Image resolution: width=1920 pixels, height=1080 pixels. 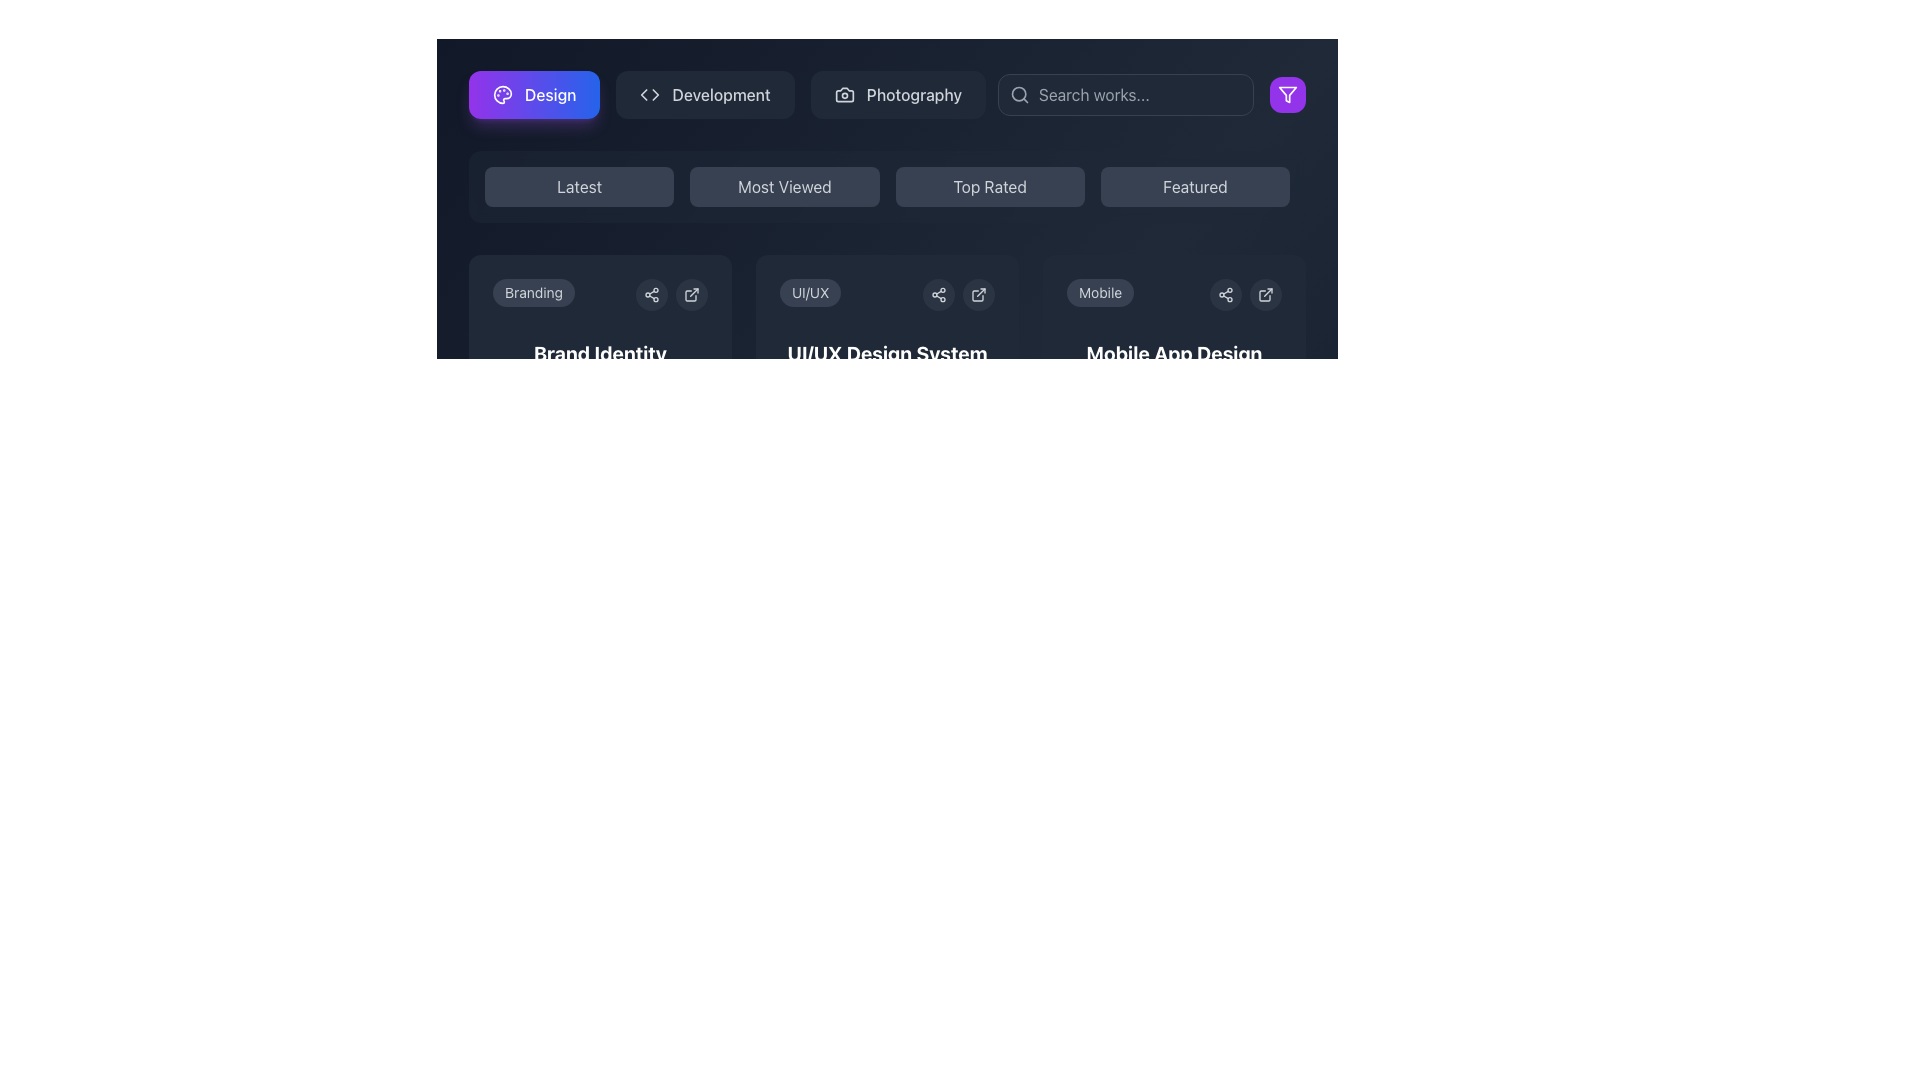 What do you see at coordinates (534, 95) in the screenshot?
I see `the 'Design' button located at the top-left section of the interface` at bounding box center [534, 95].